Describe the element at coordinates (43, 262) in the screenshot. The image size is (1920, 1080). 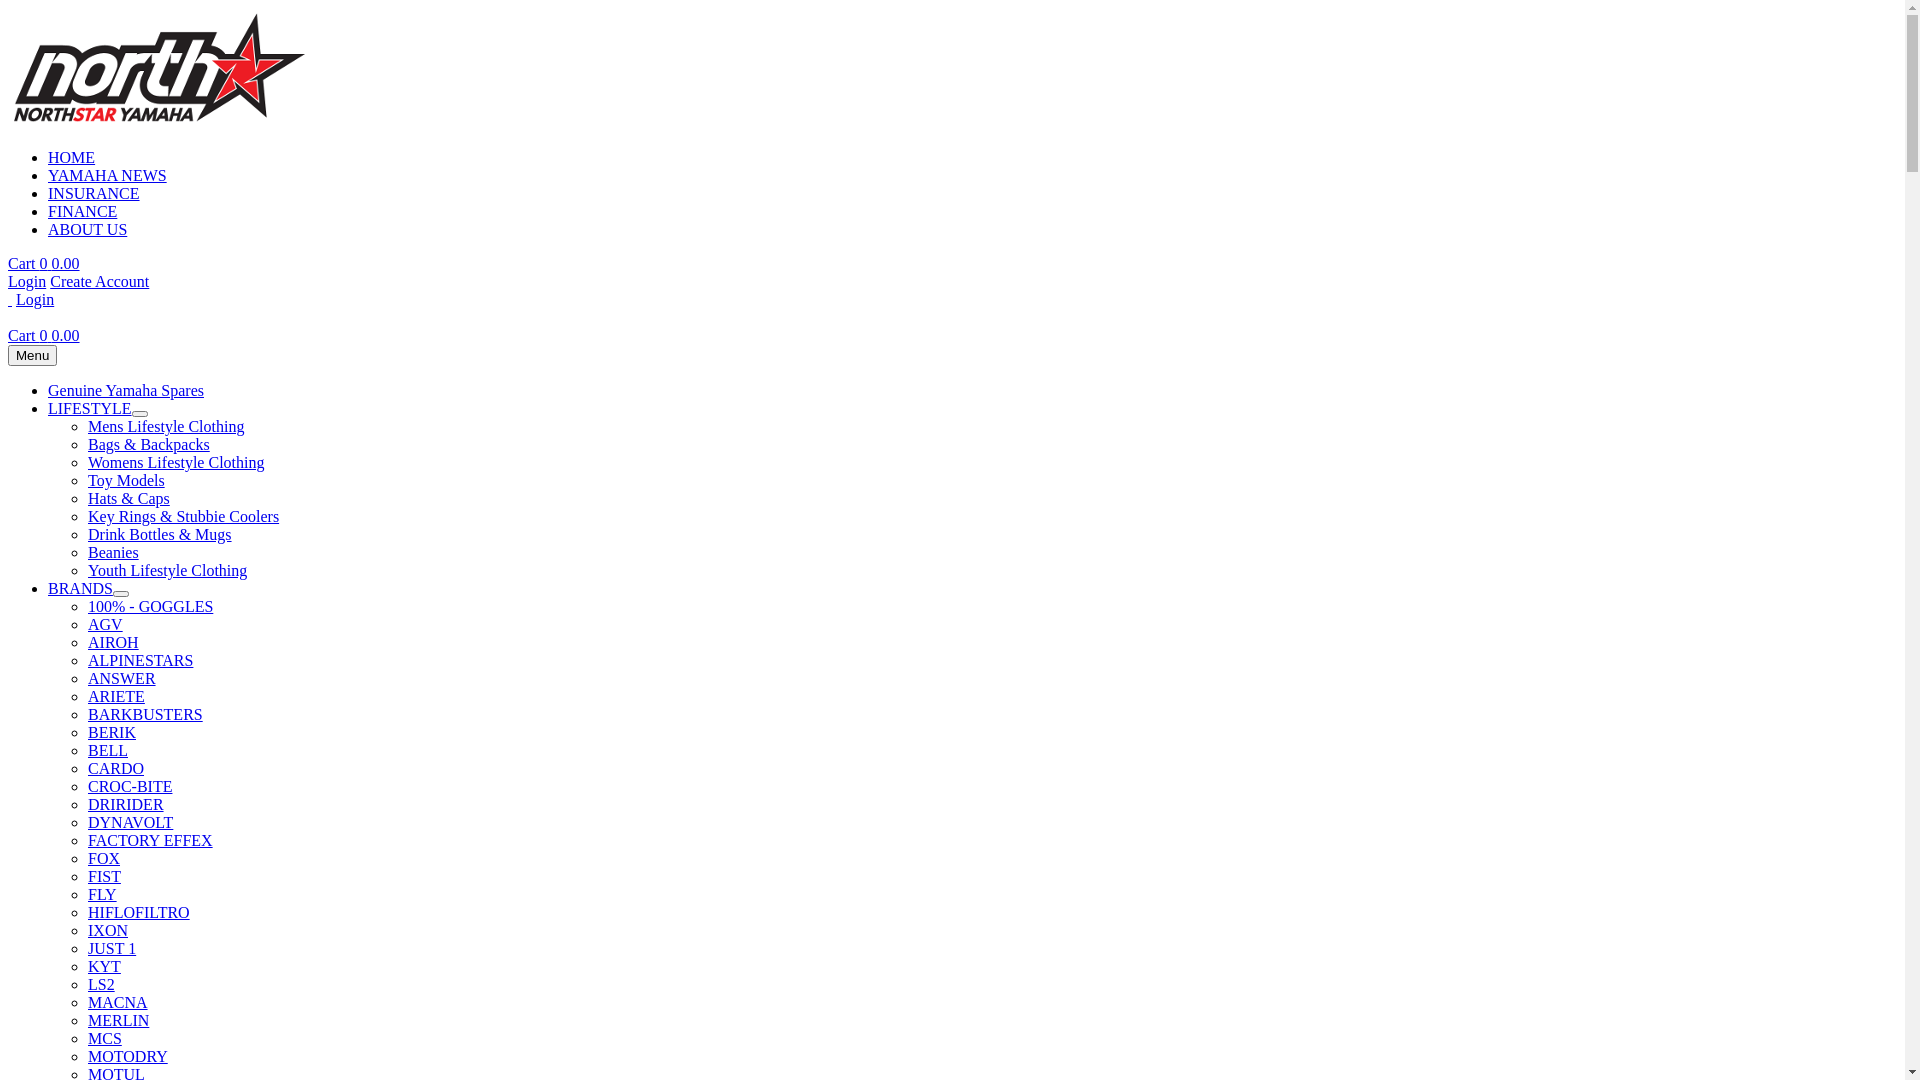
I see `'Cart 0 0.00'` at that location.